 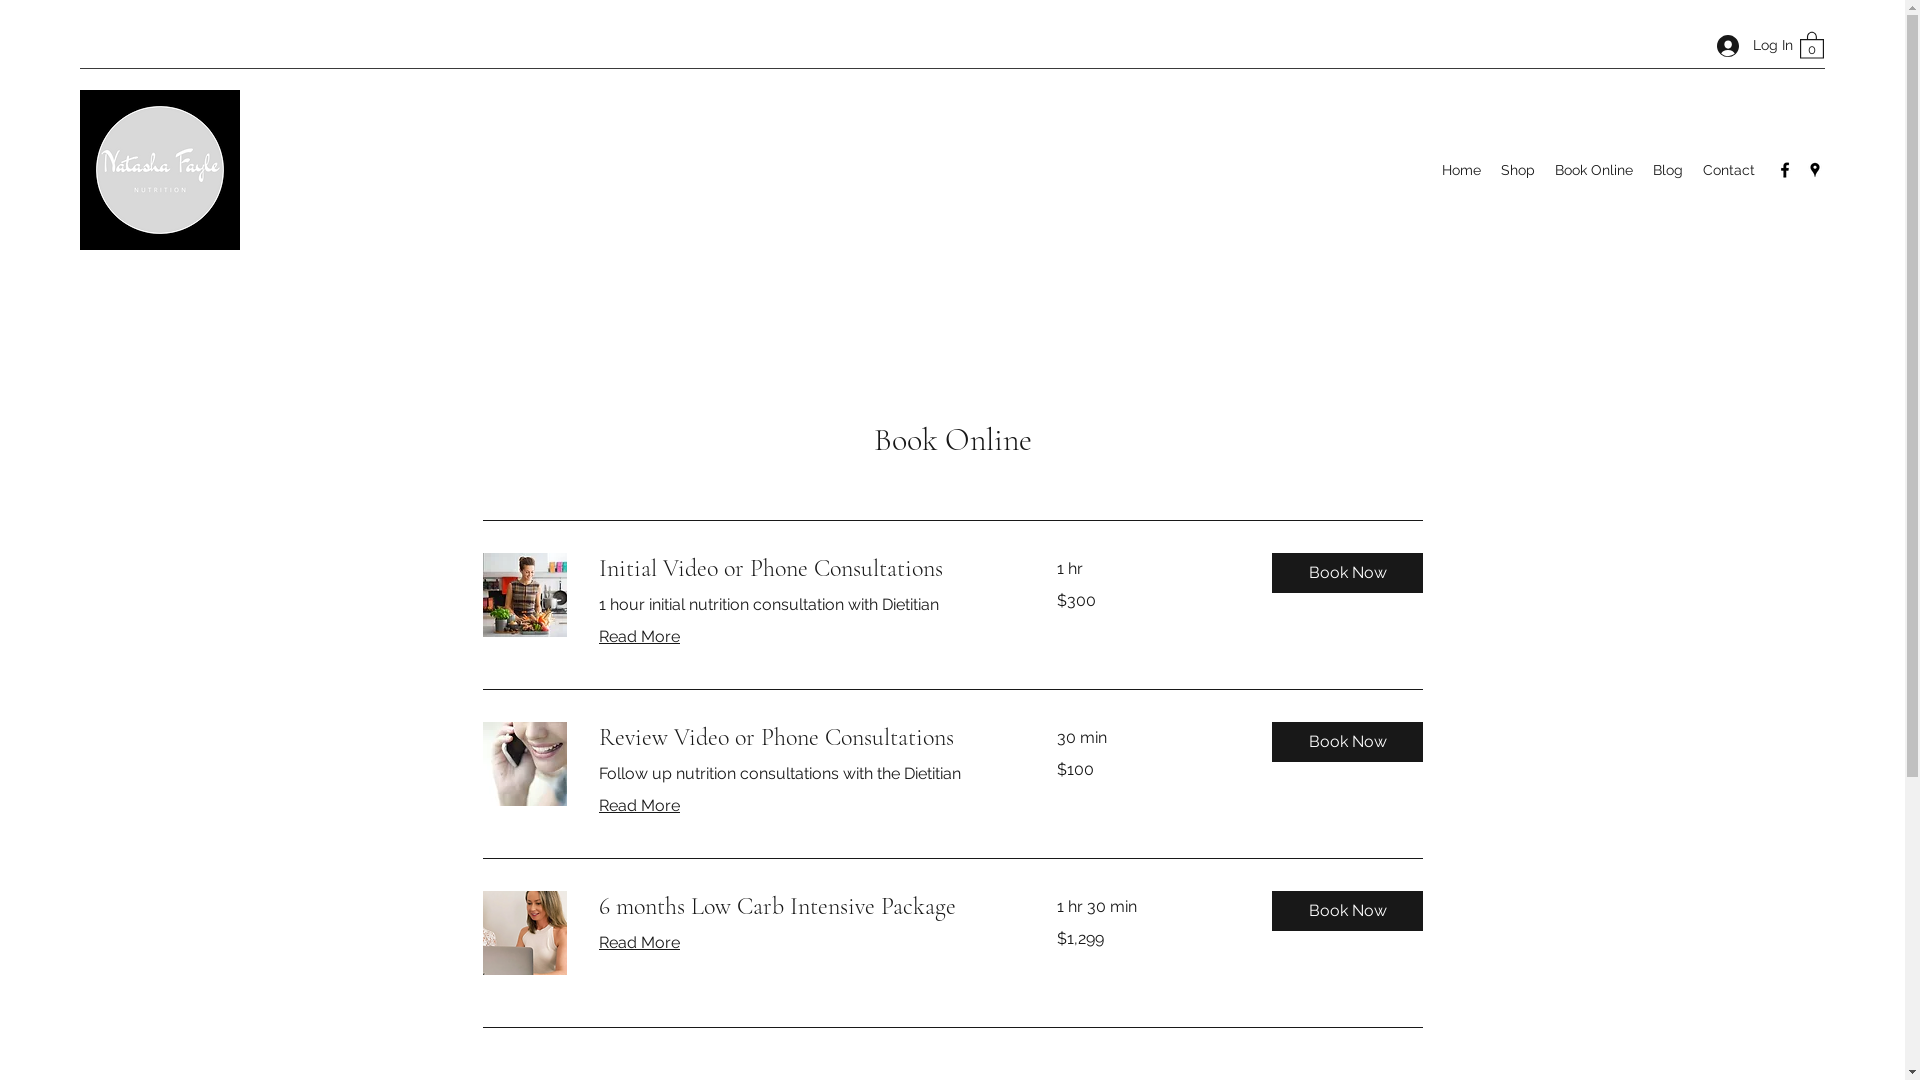 I want to click on '0', so click(x=1811, y=44).